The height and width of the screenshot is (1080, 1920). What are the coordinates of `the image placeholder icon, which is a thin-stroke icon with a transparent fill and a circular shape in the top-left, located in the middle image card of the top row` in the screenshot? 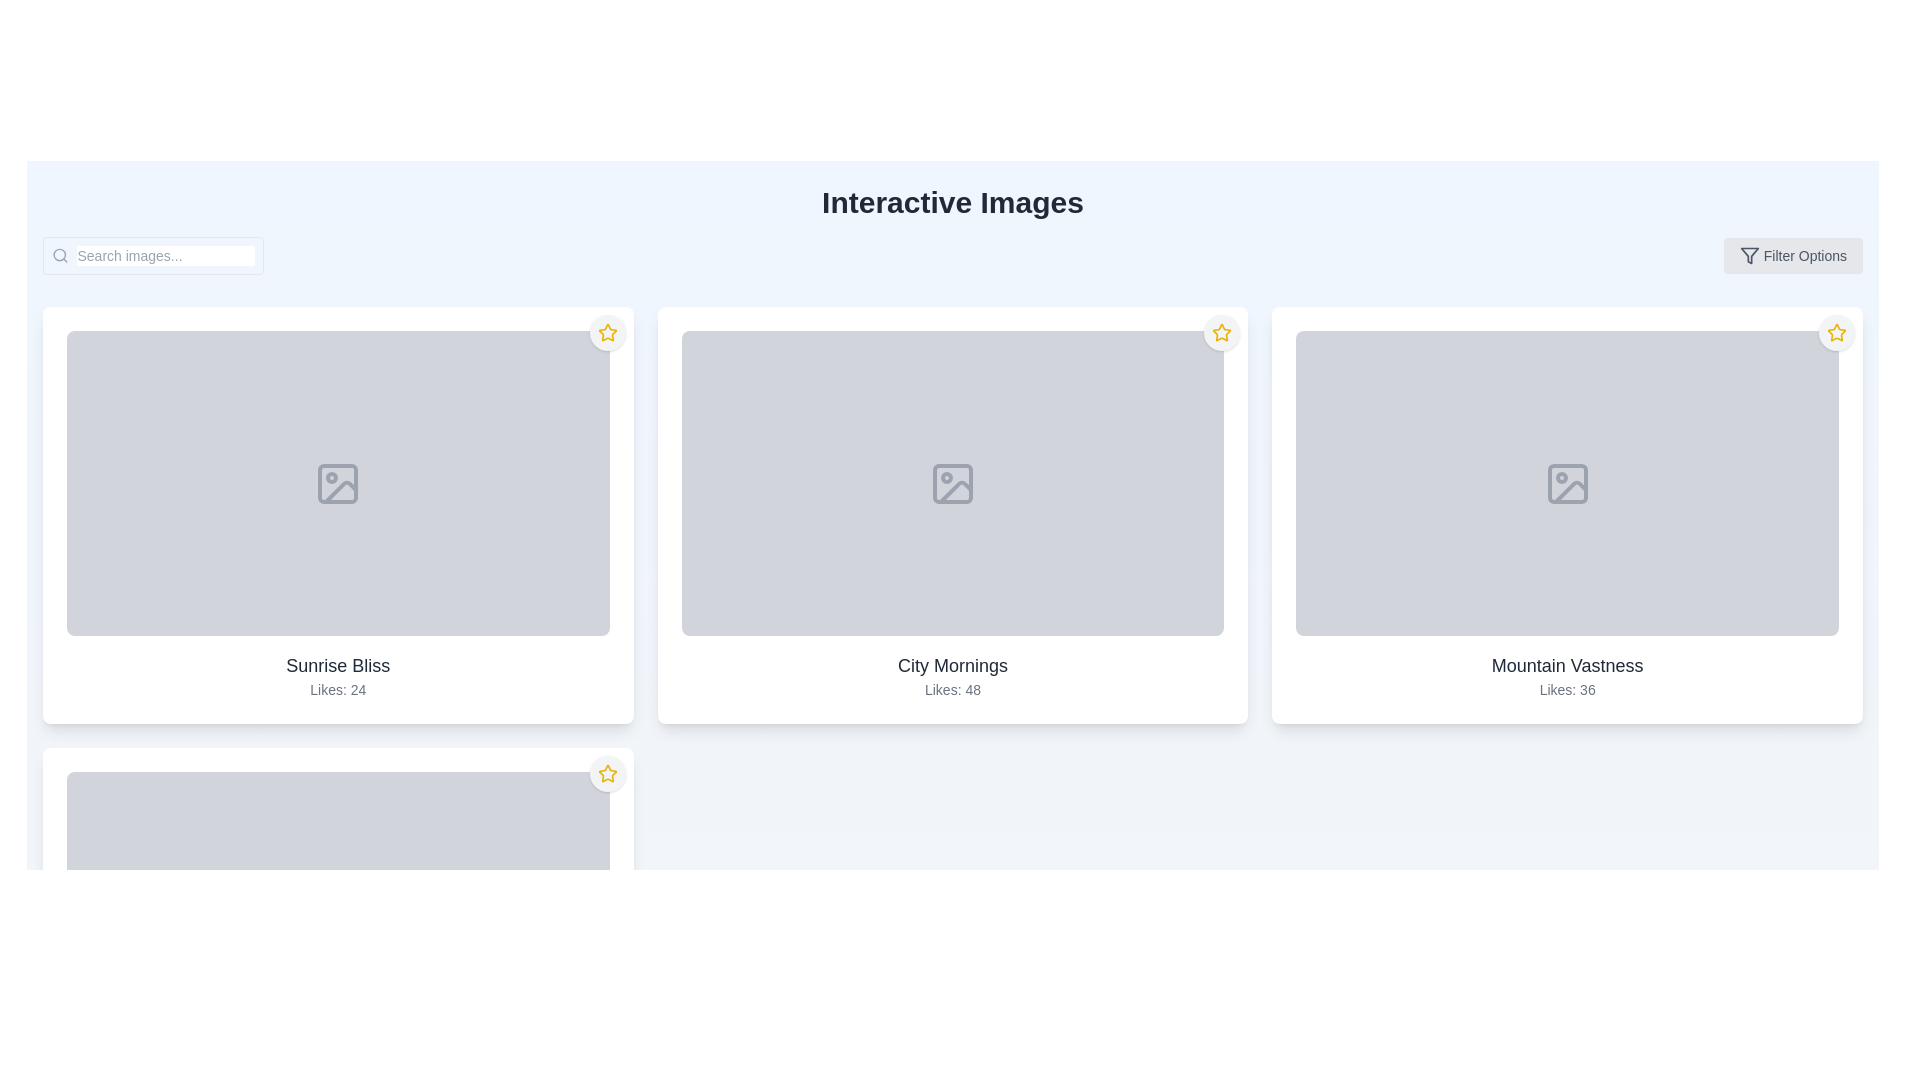 It's located at (951, 483).